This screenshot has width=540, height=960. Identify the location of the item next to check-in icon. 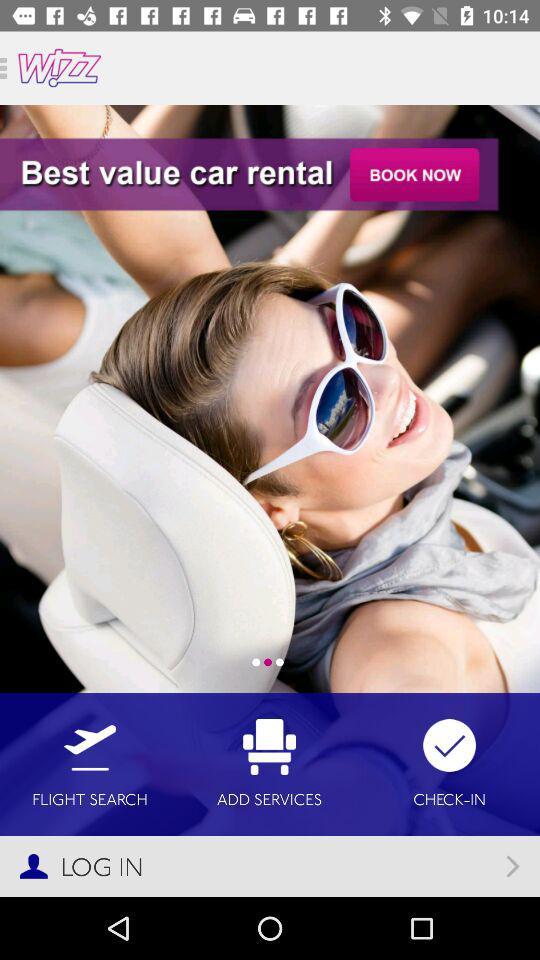
(269, 763).